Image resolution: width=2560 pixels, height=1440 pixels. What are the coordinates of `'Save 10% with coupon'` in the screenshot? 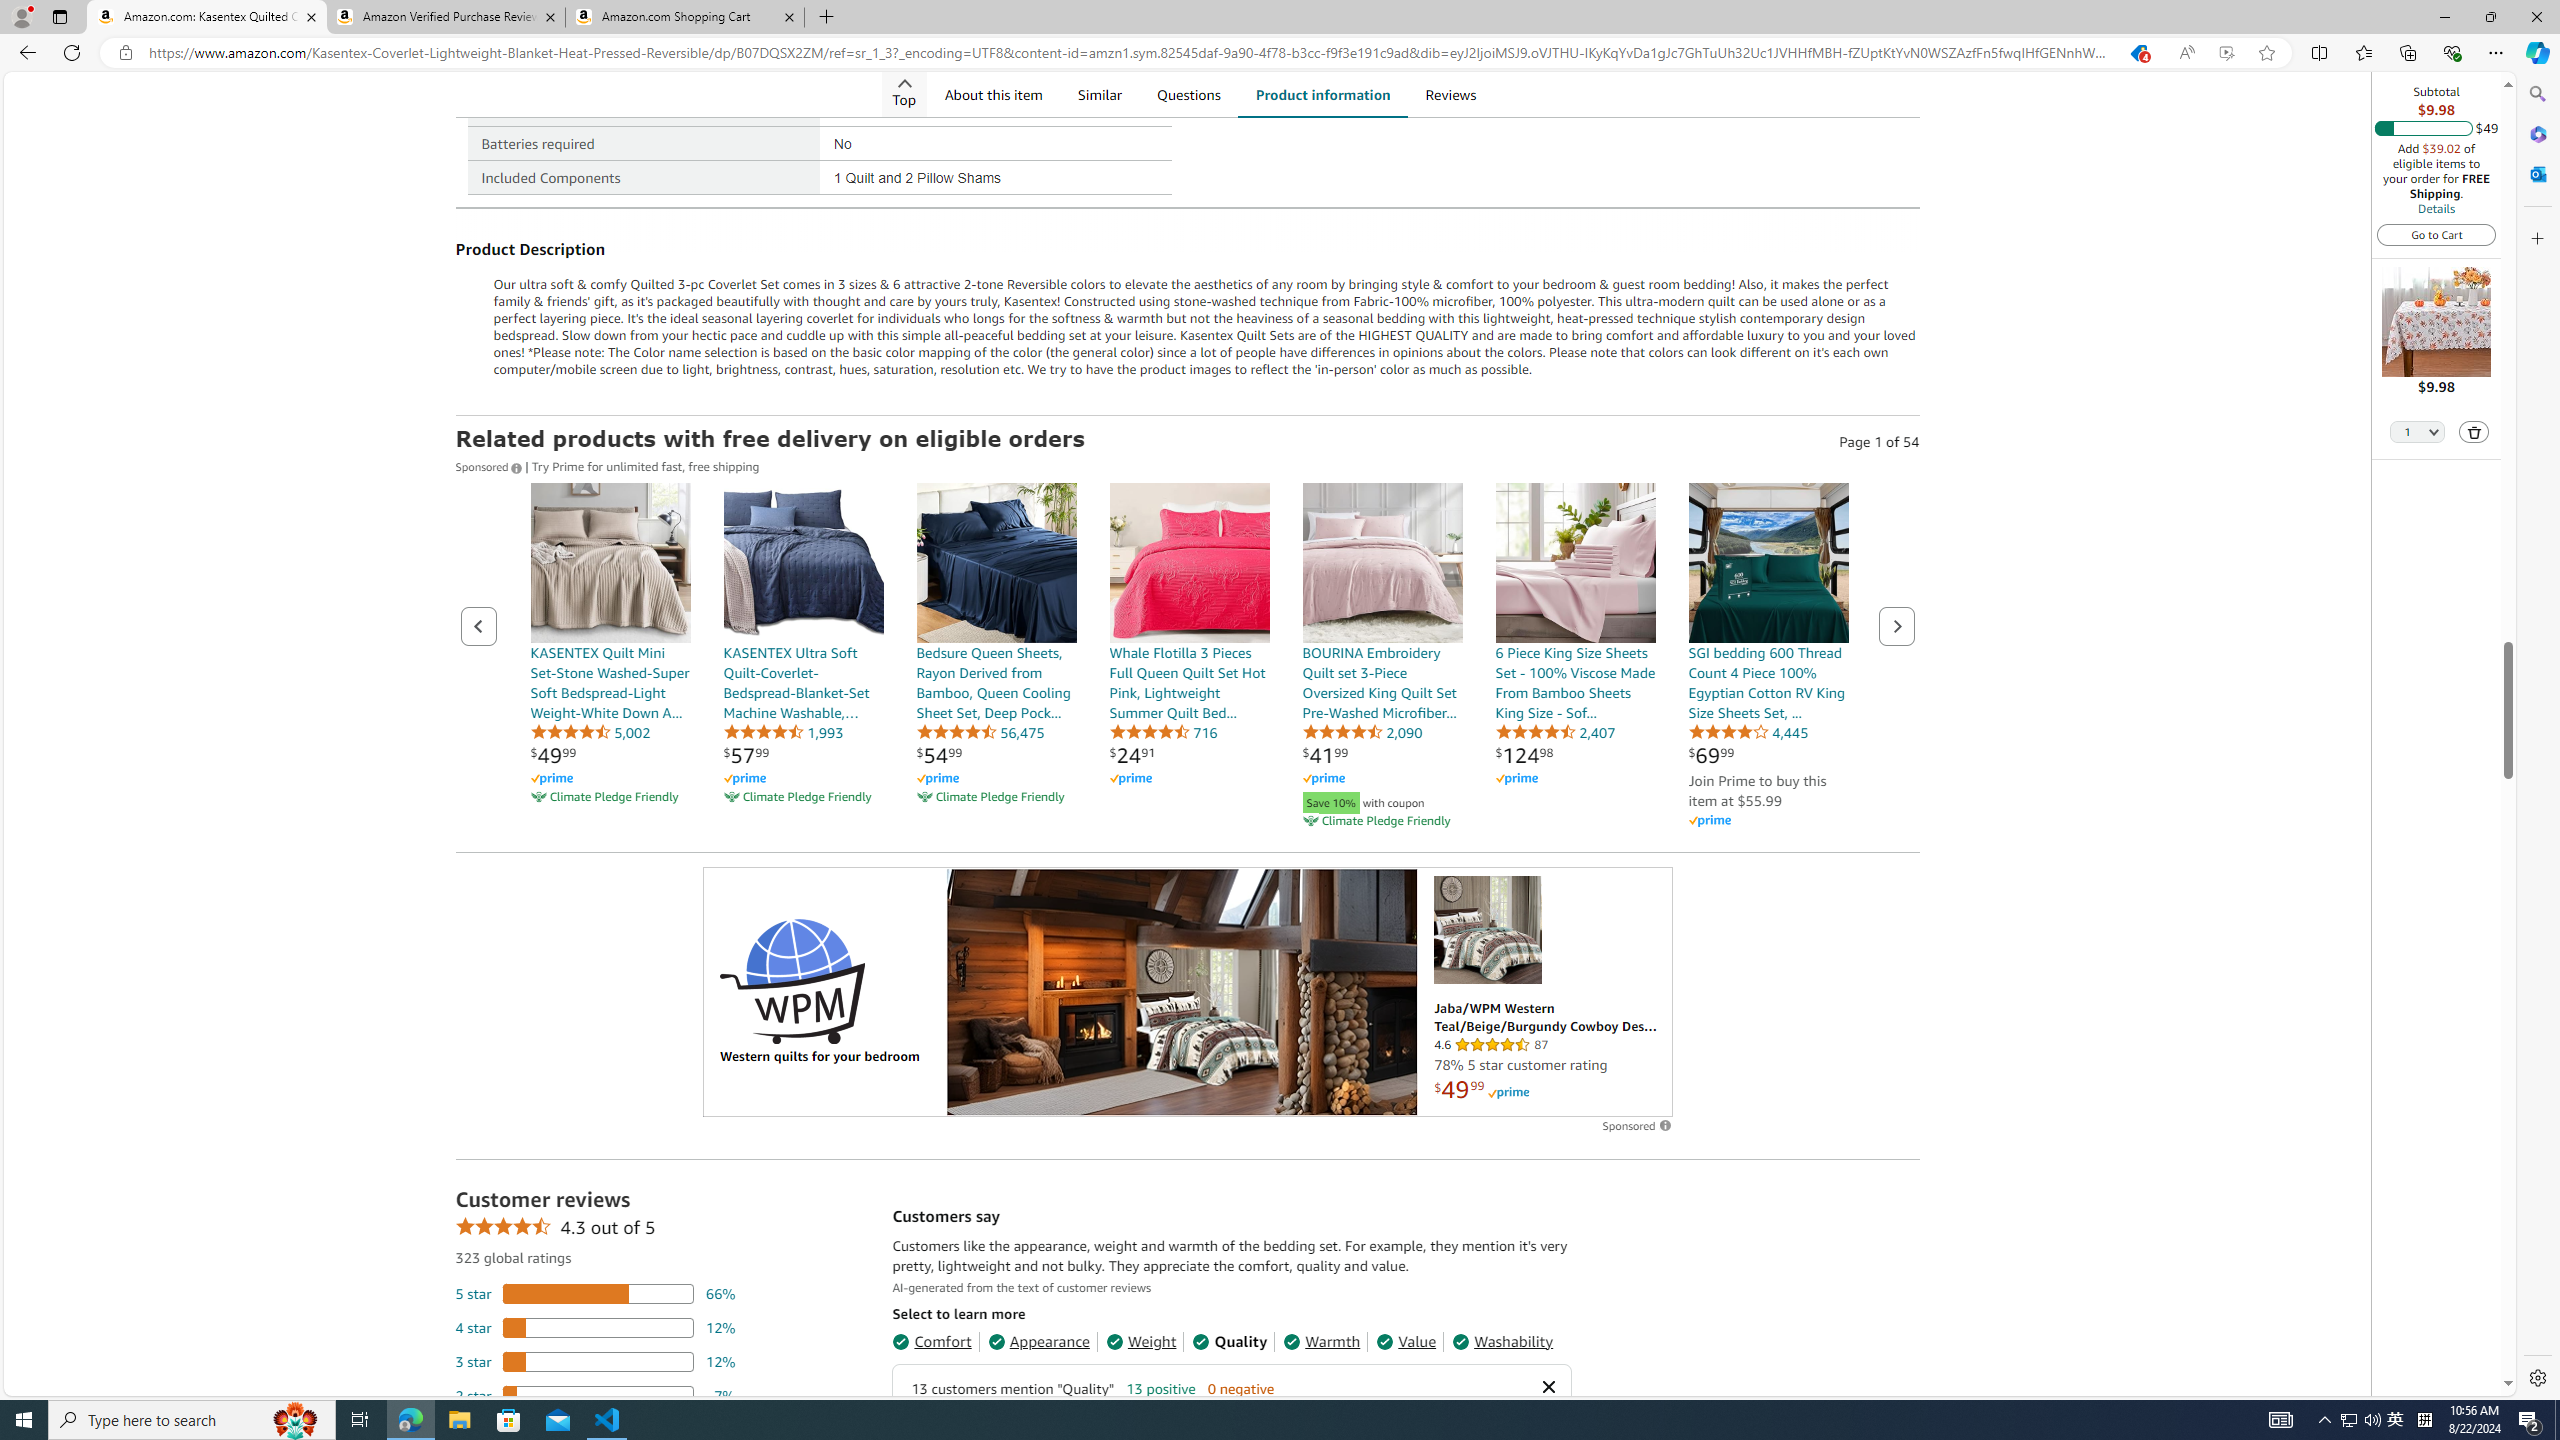 It's located at (1381, 800).